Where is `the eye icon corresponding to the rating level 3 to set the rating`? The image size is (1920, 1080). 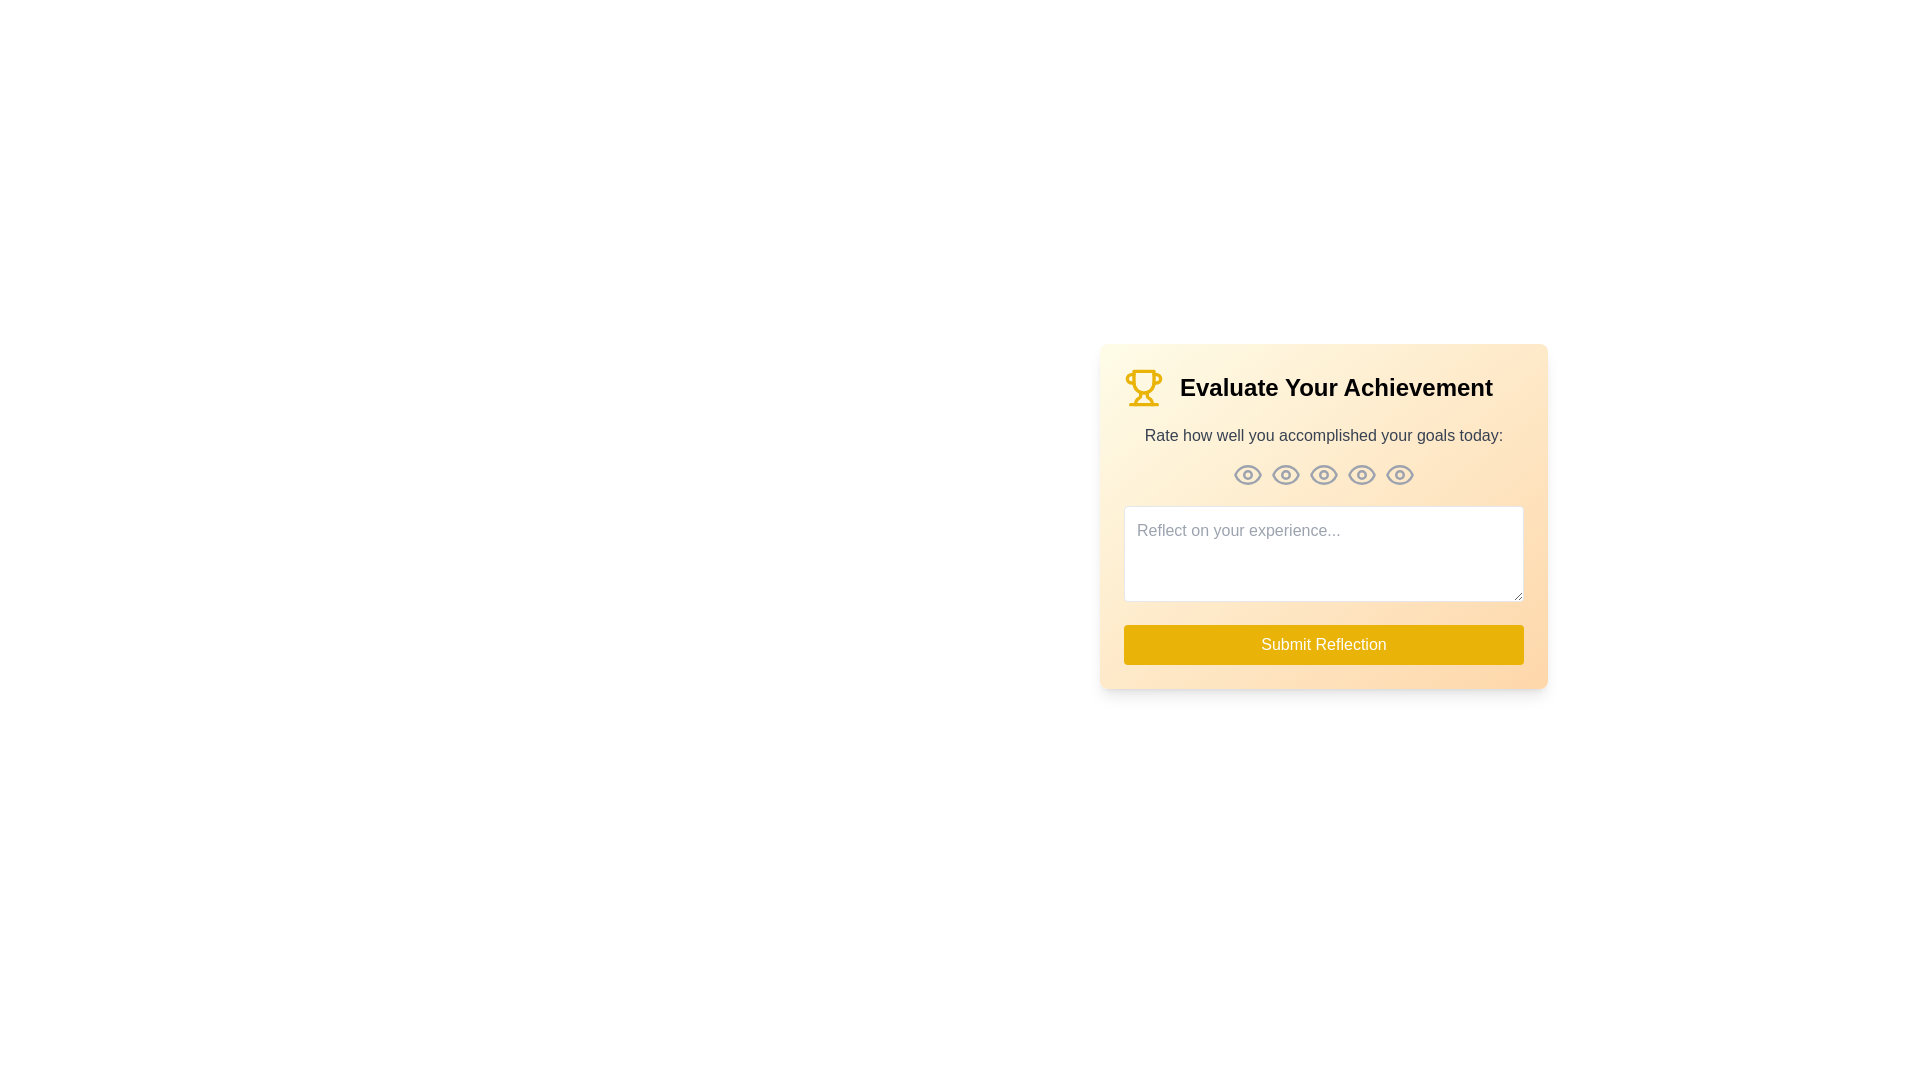
the eye icon corresponding to the rating level 3 to set the rating is located at coordinates (1324, 474).